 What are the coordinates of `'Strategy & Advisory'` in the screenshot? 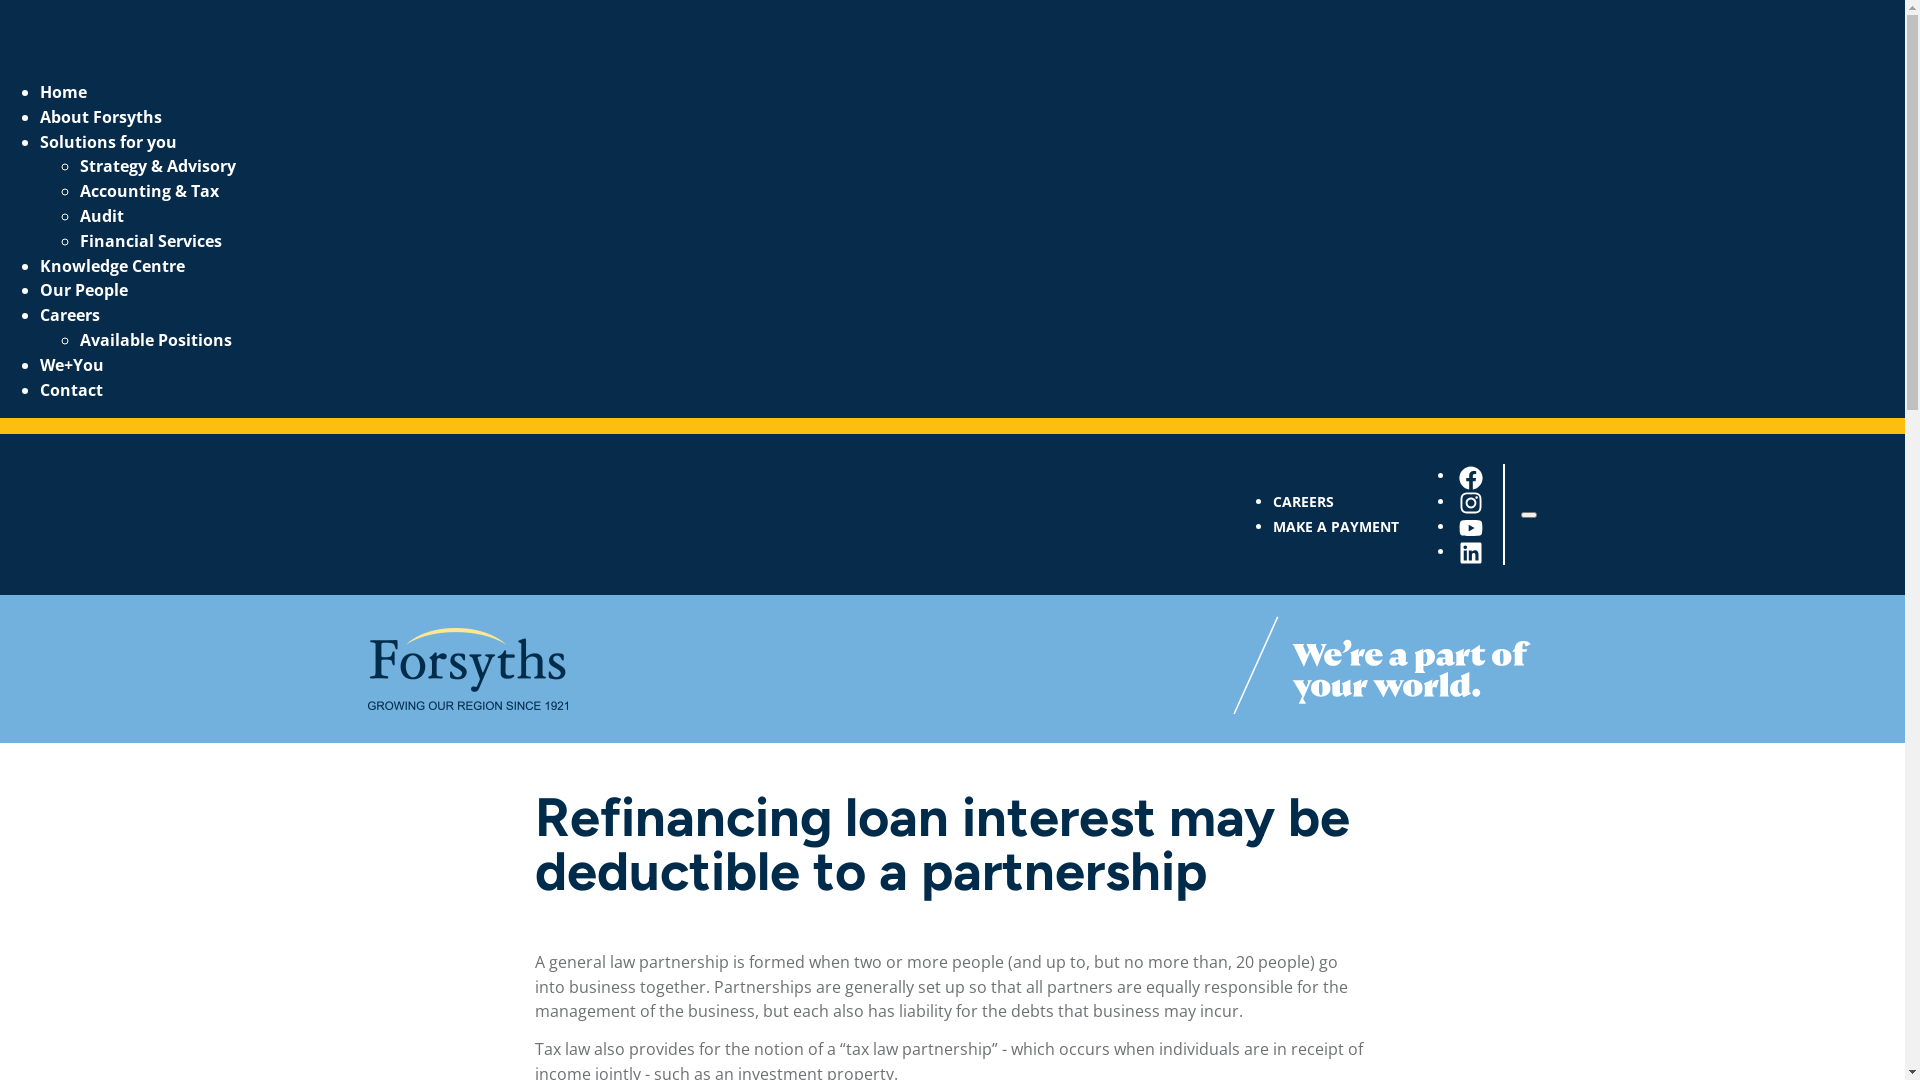 It's located at (80, 164).